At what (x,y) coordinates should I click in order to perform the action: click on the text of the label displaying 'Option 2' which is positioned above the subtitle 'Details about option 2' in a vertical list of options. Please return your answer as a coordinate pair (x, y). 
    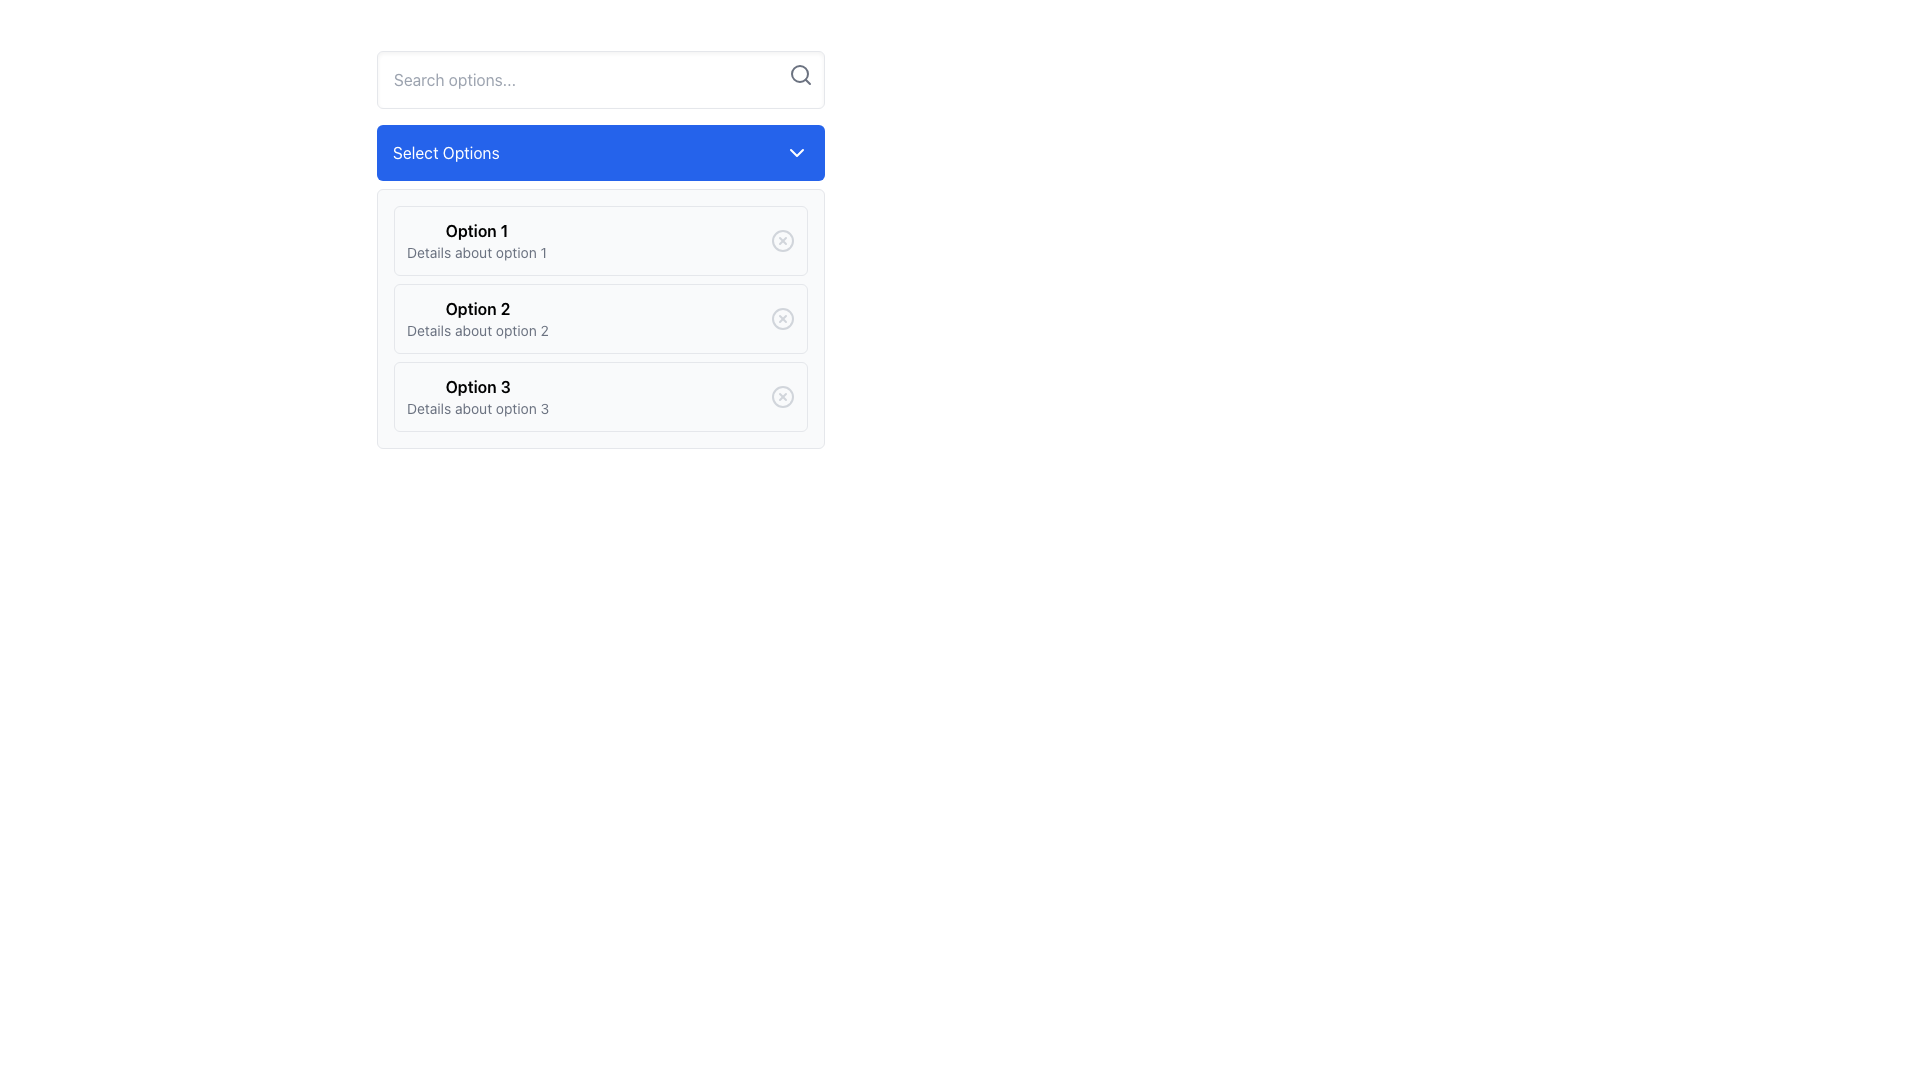
    Looking at the image, I should click on (476, 308).